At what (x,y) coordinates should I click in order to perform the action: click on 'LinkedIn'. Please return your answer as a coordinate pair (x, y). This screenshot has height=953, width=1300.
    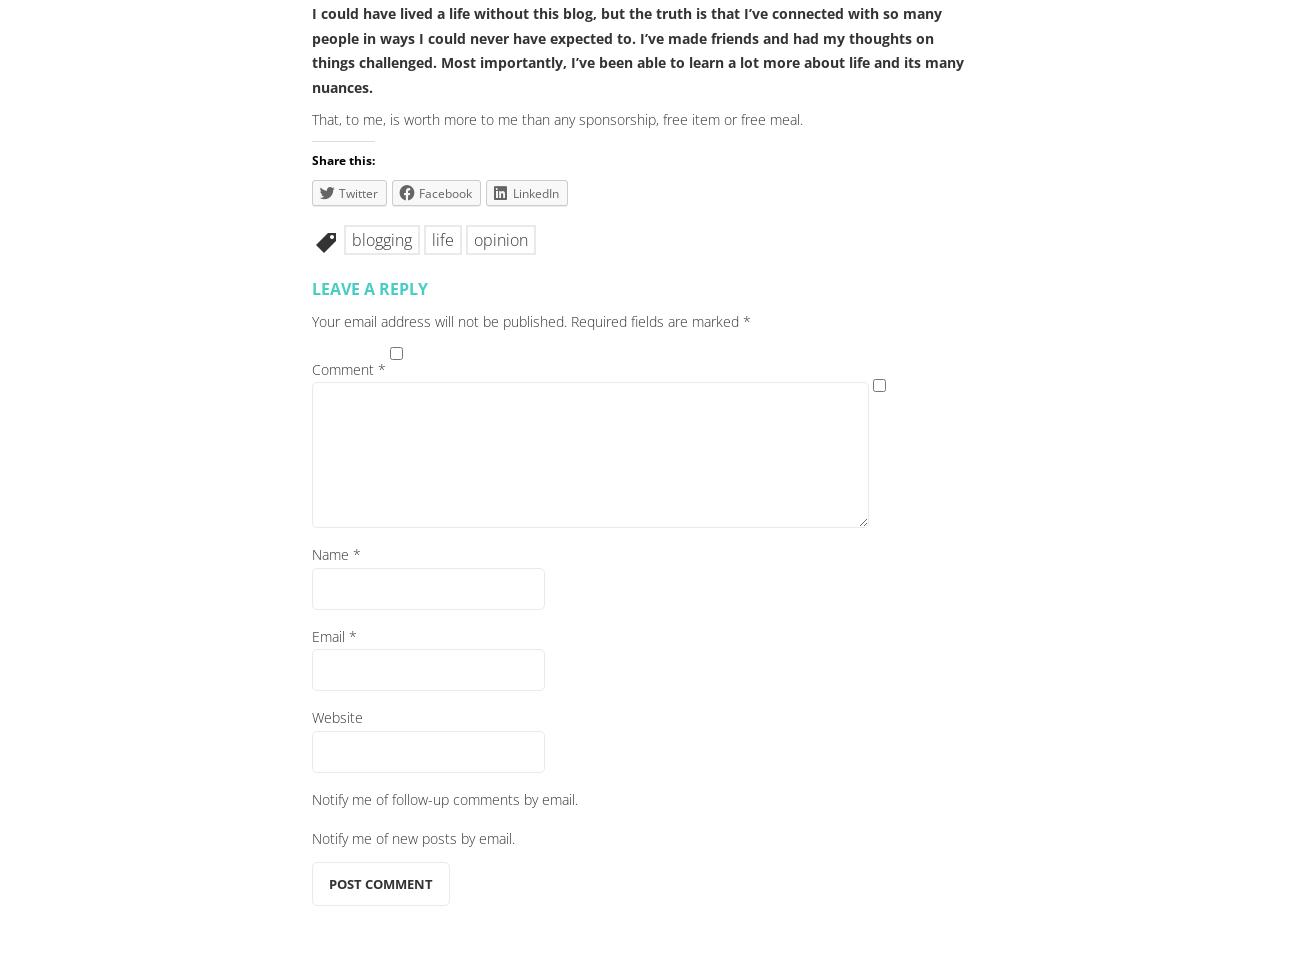
    Looking at the image, I should click on (535, 191).